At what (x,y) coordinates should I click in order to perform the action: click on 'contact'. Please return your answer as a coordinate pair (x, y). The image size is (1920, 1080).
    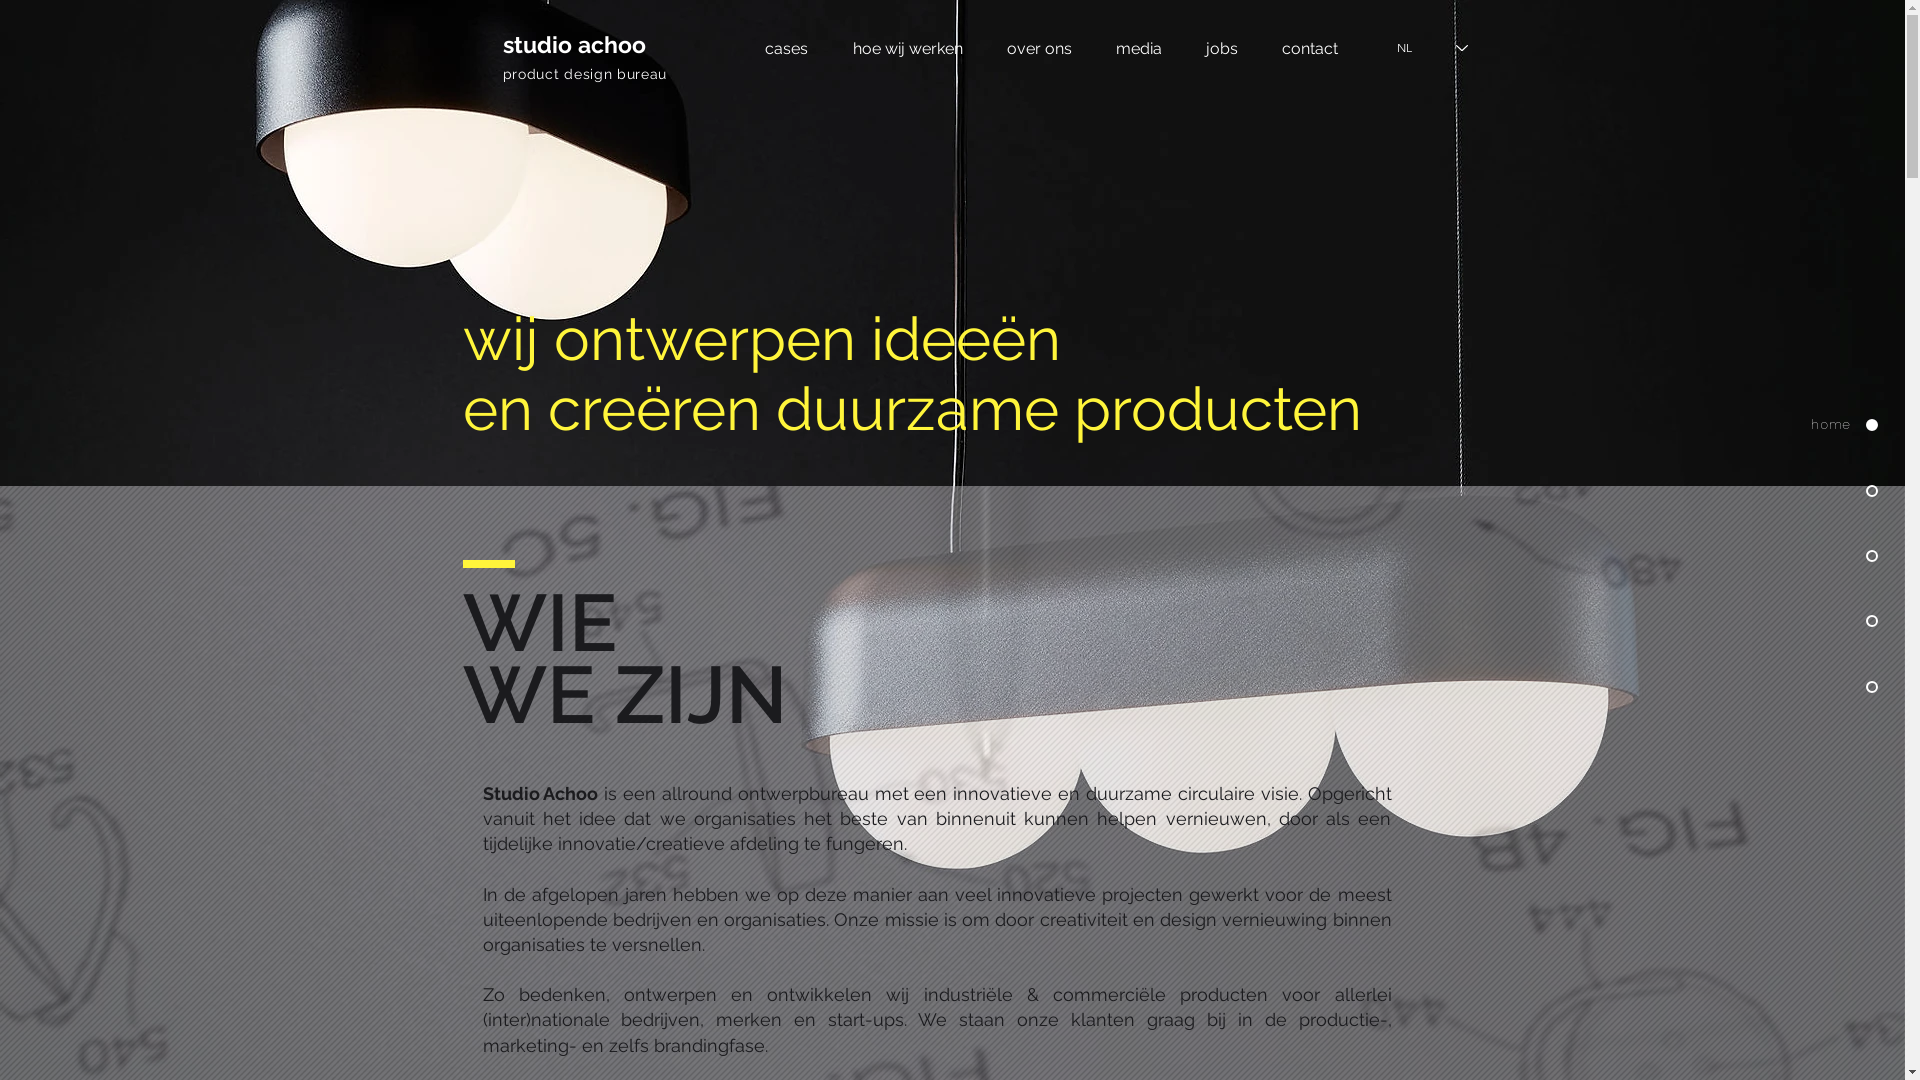
    Looking at the image, I should click on (1310, 47).